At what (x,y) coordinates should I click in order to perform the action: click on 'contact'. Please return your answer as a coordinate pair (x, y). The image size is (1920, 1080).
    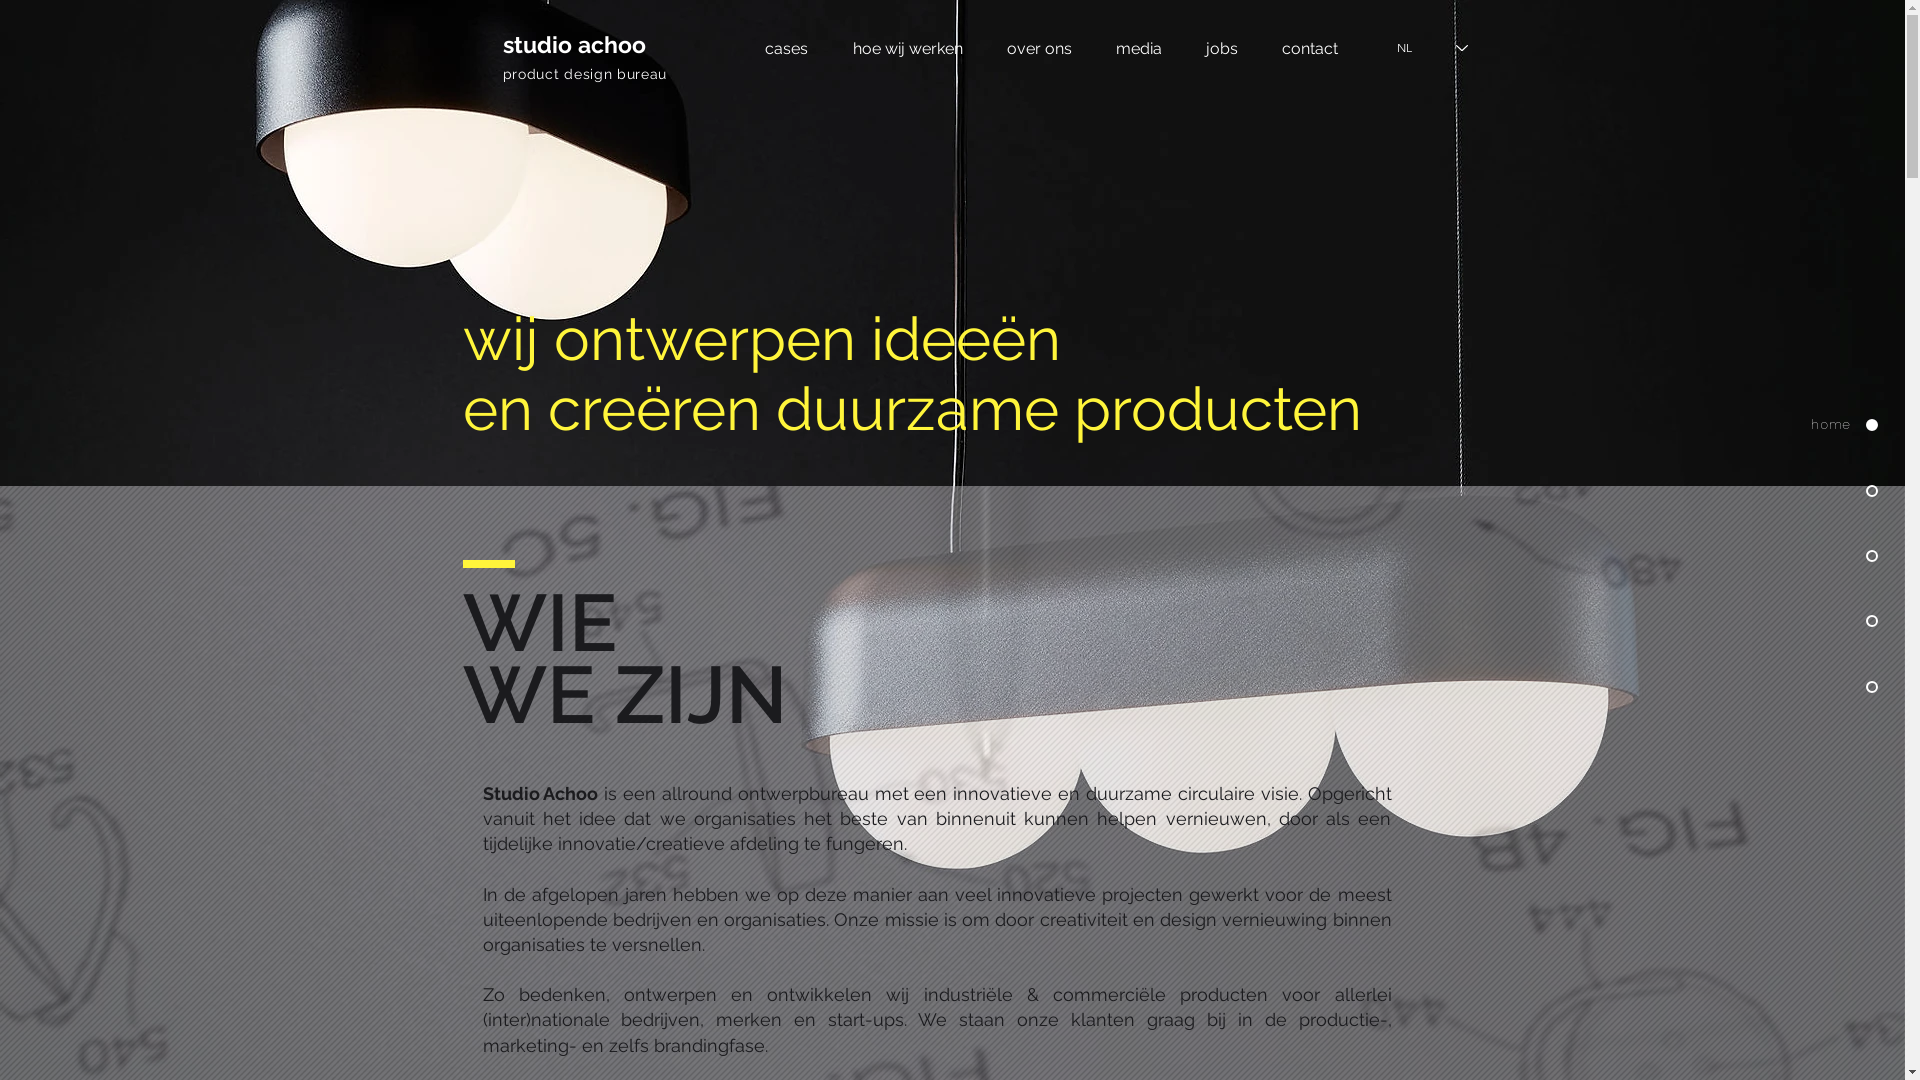
    Looking at the image, I should click on (1310, 47).